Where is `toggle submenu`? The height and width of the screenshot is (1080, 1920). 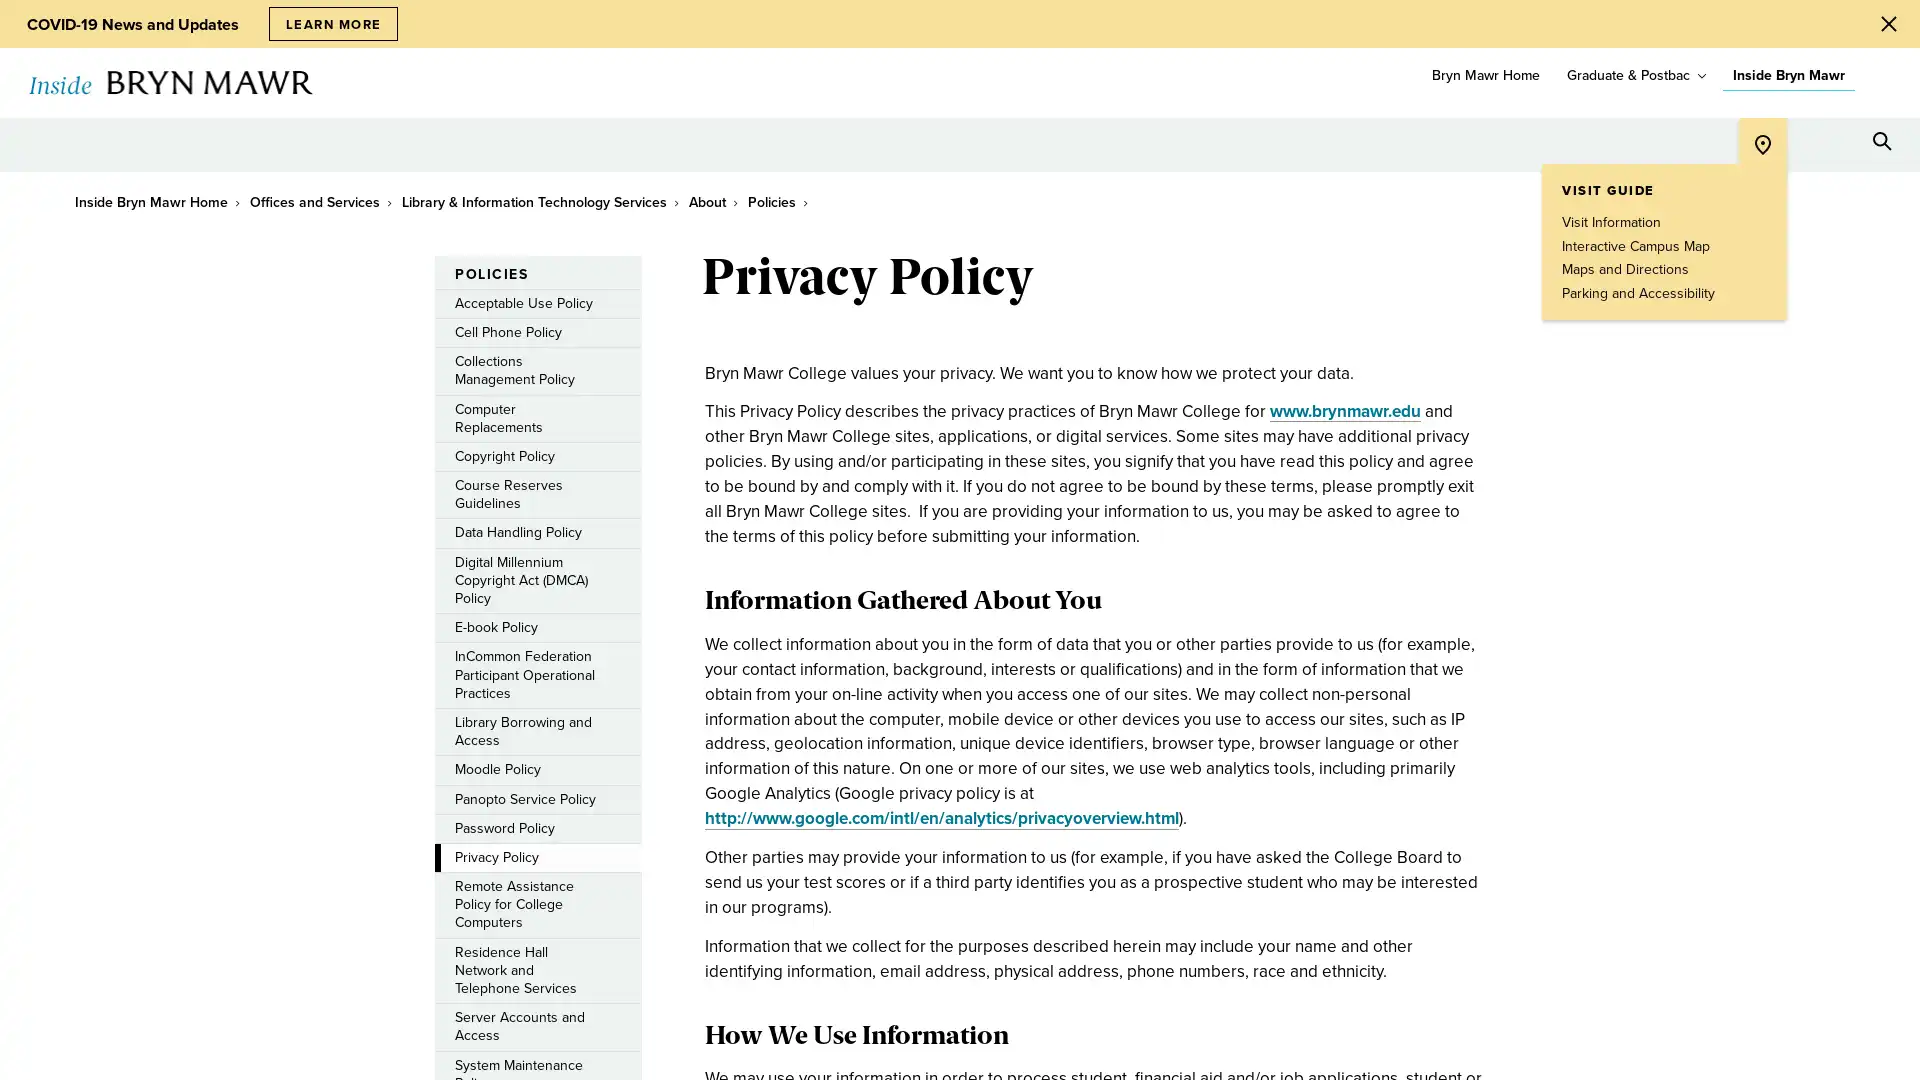
toggle submenu is located at coordinates (559, 130).